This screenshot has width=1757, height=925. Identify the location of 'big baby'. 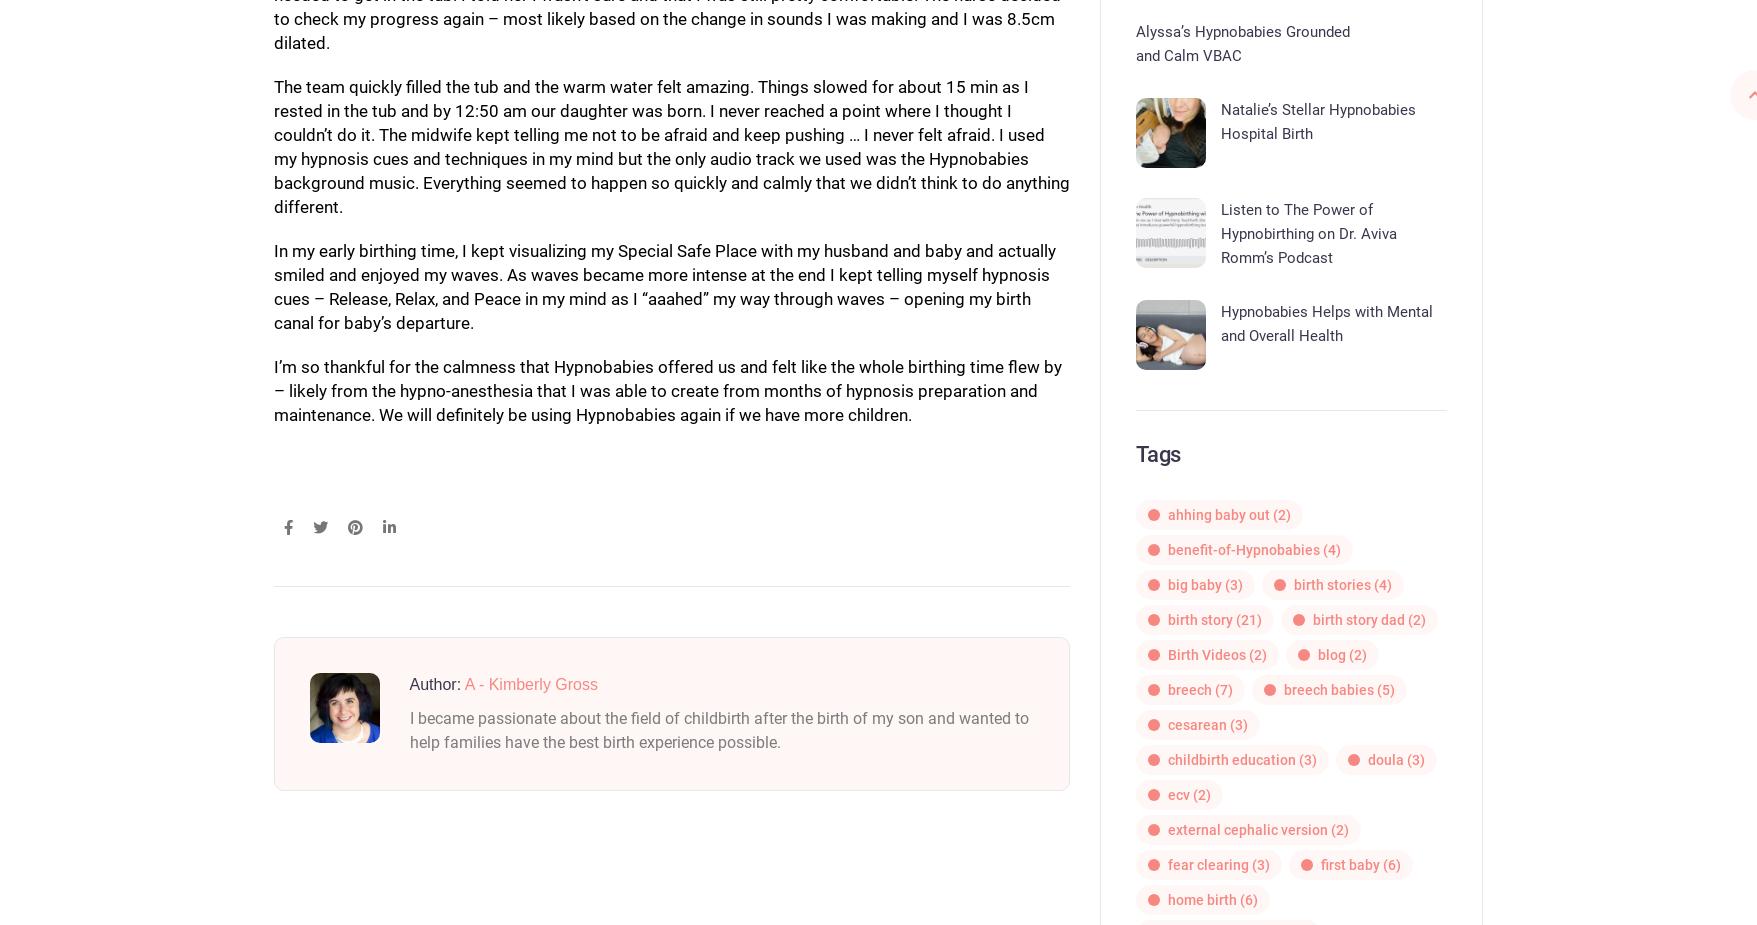
(1193, 584).